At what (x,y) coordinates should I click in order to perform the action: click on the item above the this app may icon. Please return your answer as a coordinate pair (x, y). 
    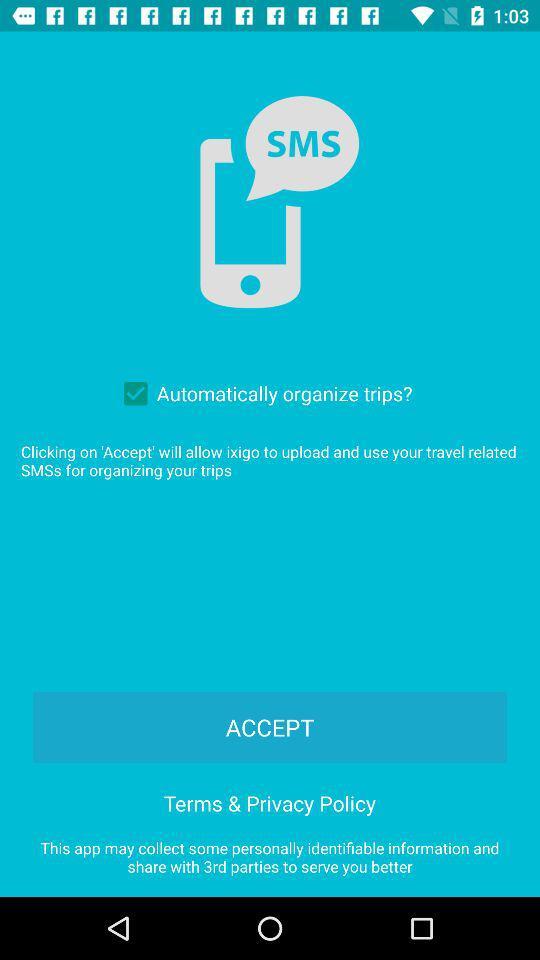
    Looking at the image, I should click on (270, 800).